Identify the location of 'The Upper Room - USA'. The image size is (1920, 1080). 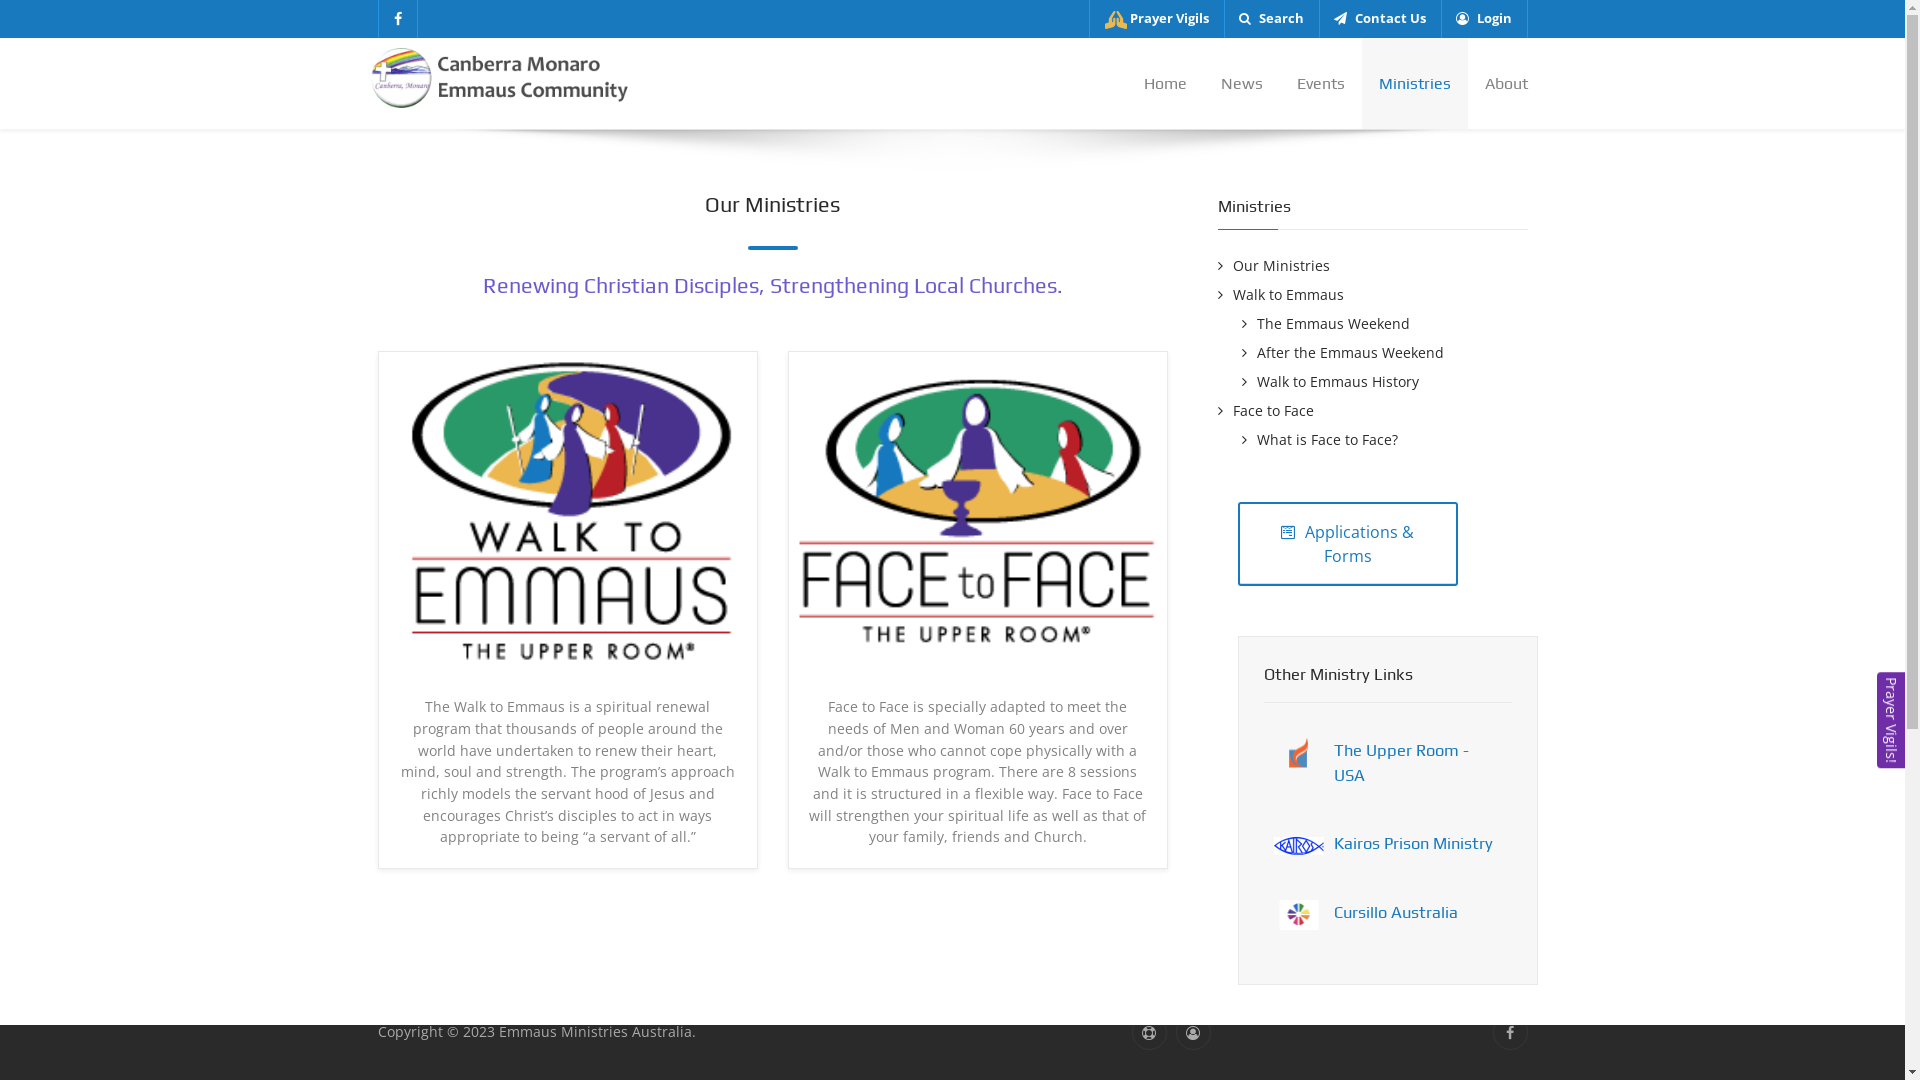
(1400, 762).